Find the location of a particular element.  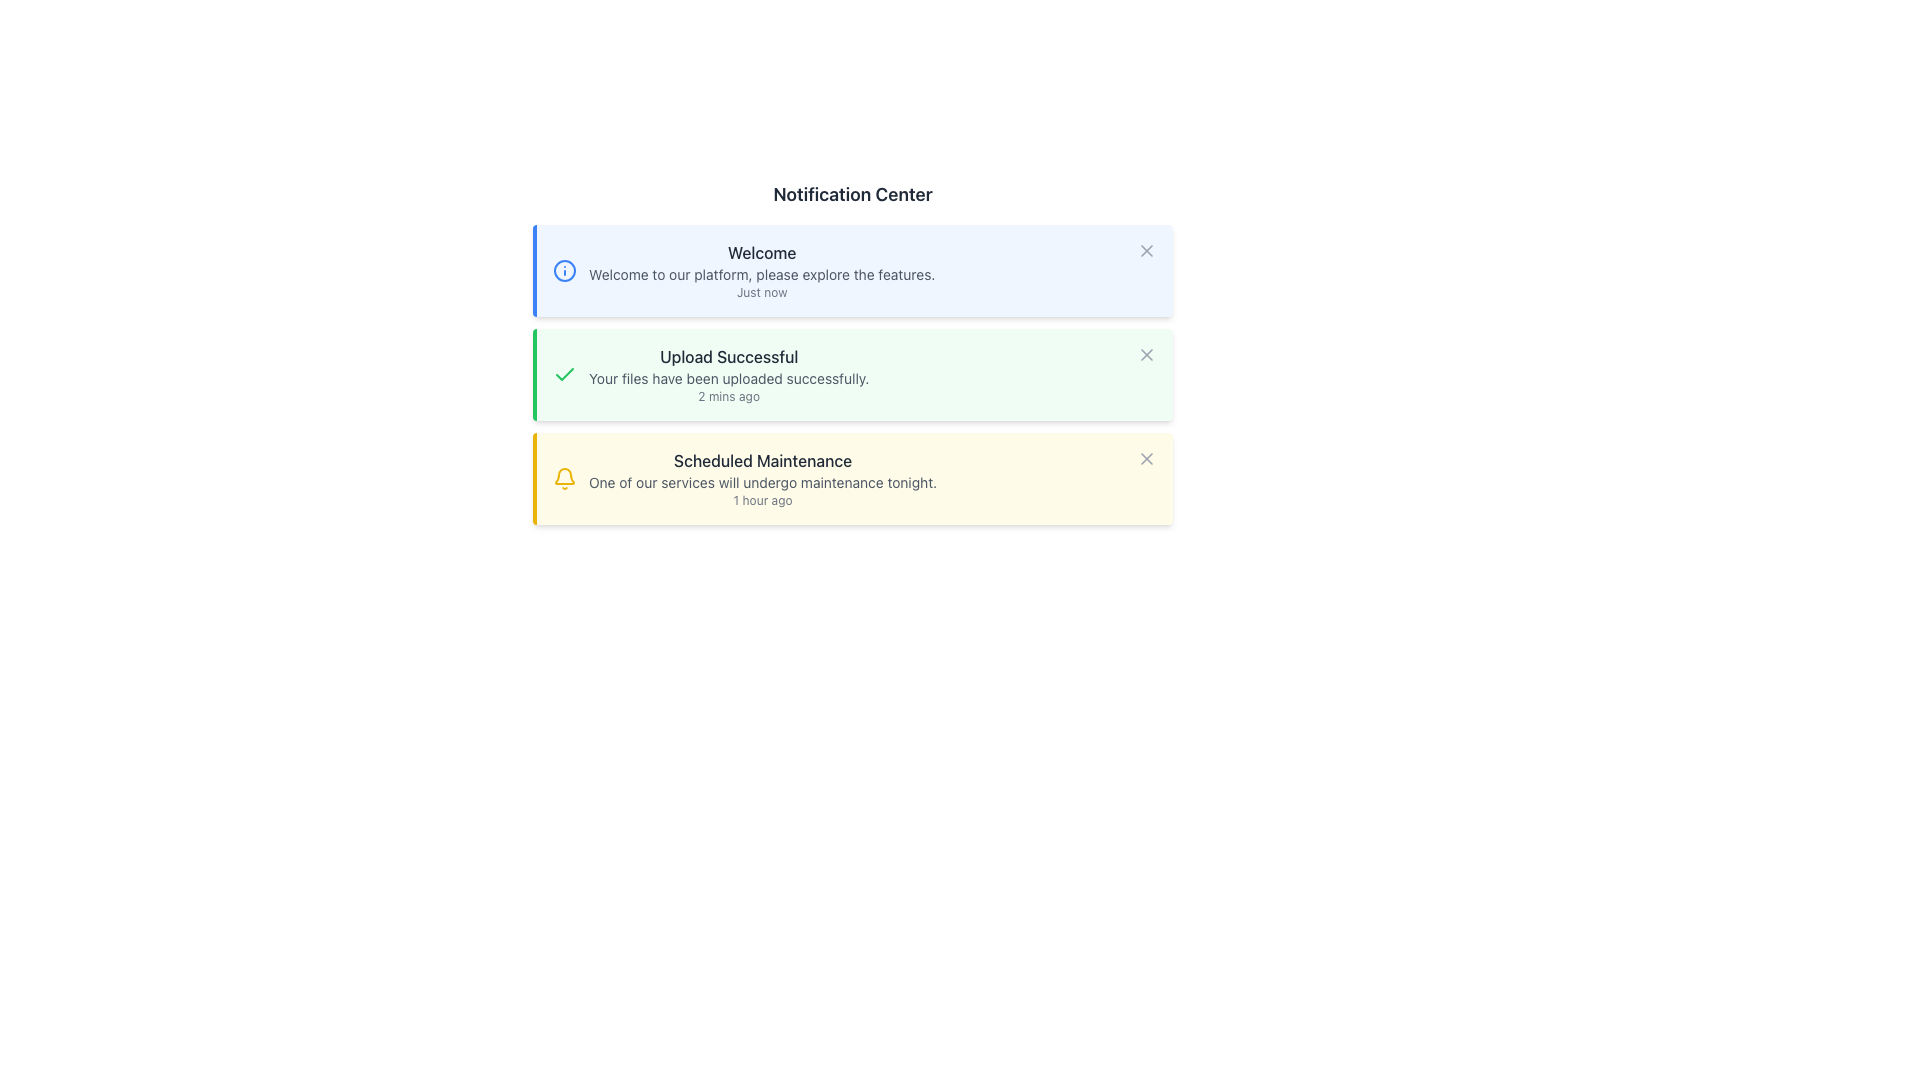

the dismiss button located in the top-right corner of the notification box that contains the text 'Upload Successful' is located at coordinates (1147, 353).